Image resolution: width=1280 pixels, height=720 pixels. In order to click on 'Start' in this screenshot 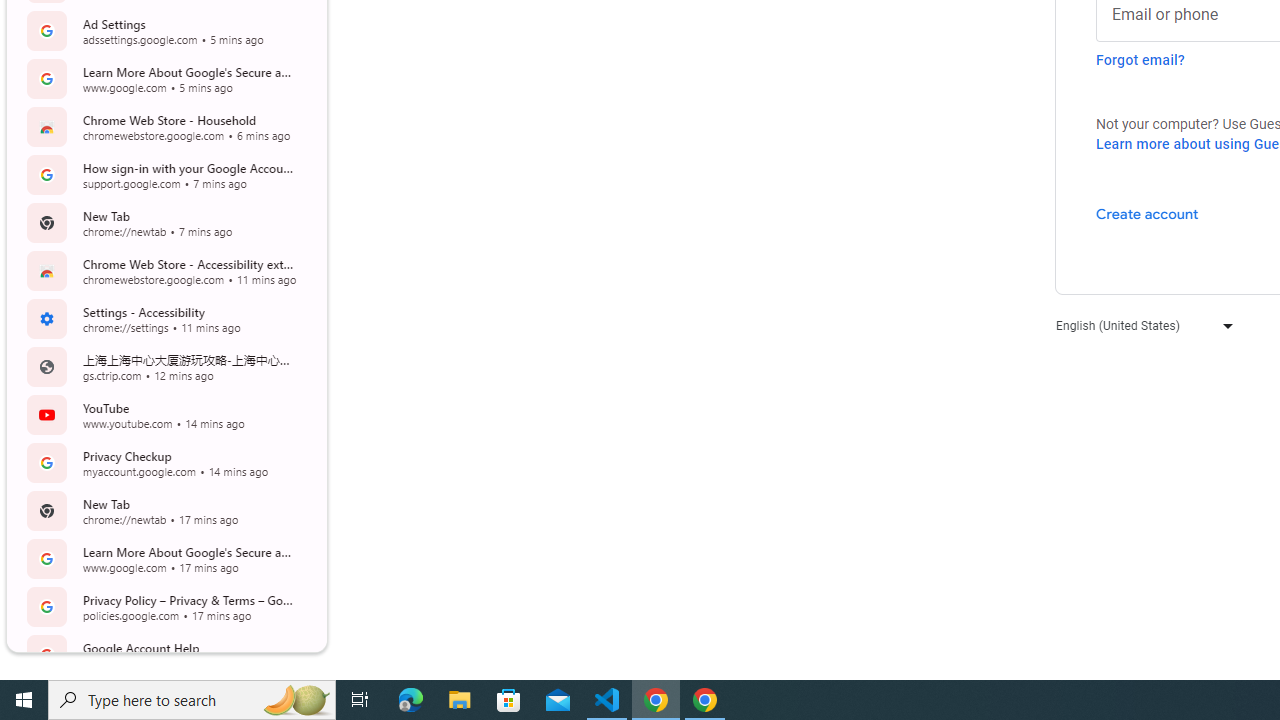, I will do `click(24, 698)`.